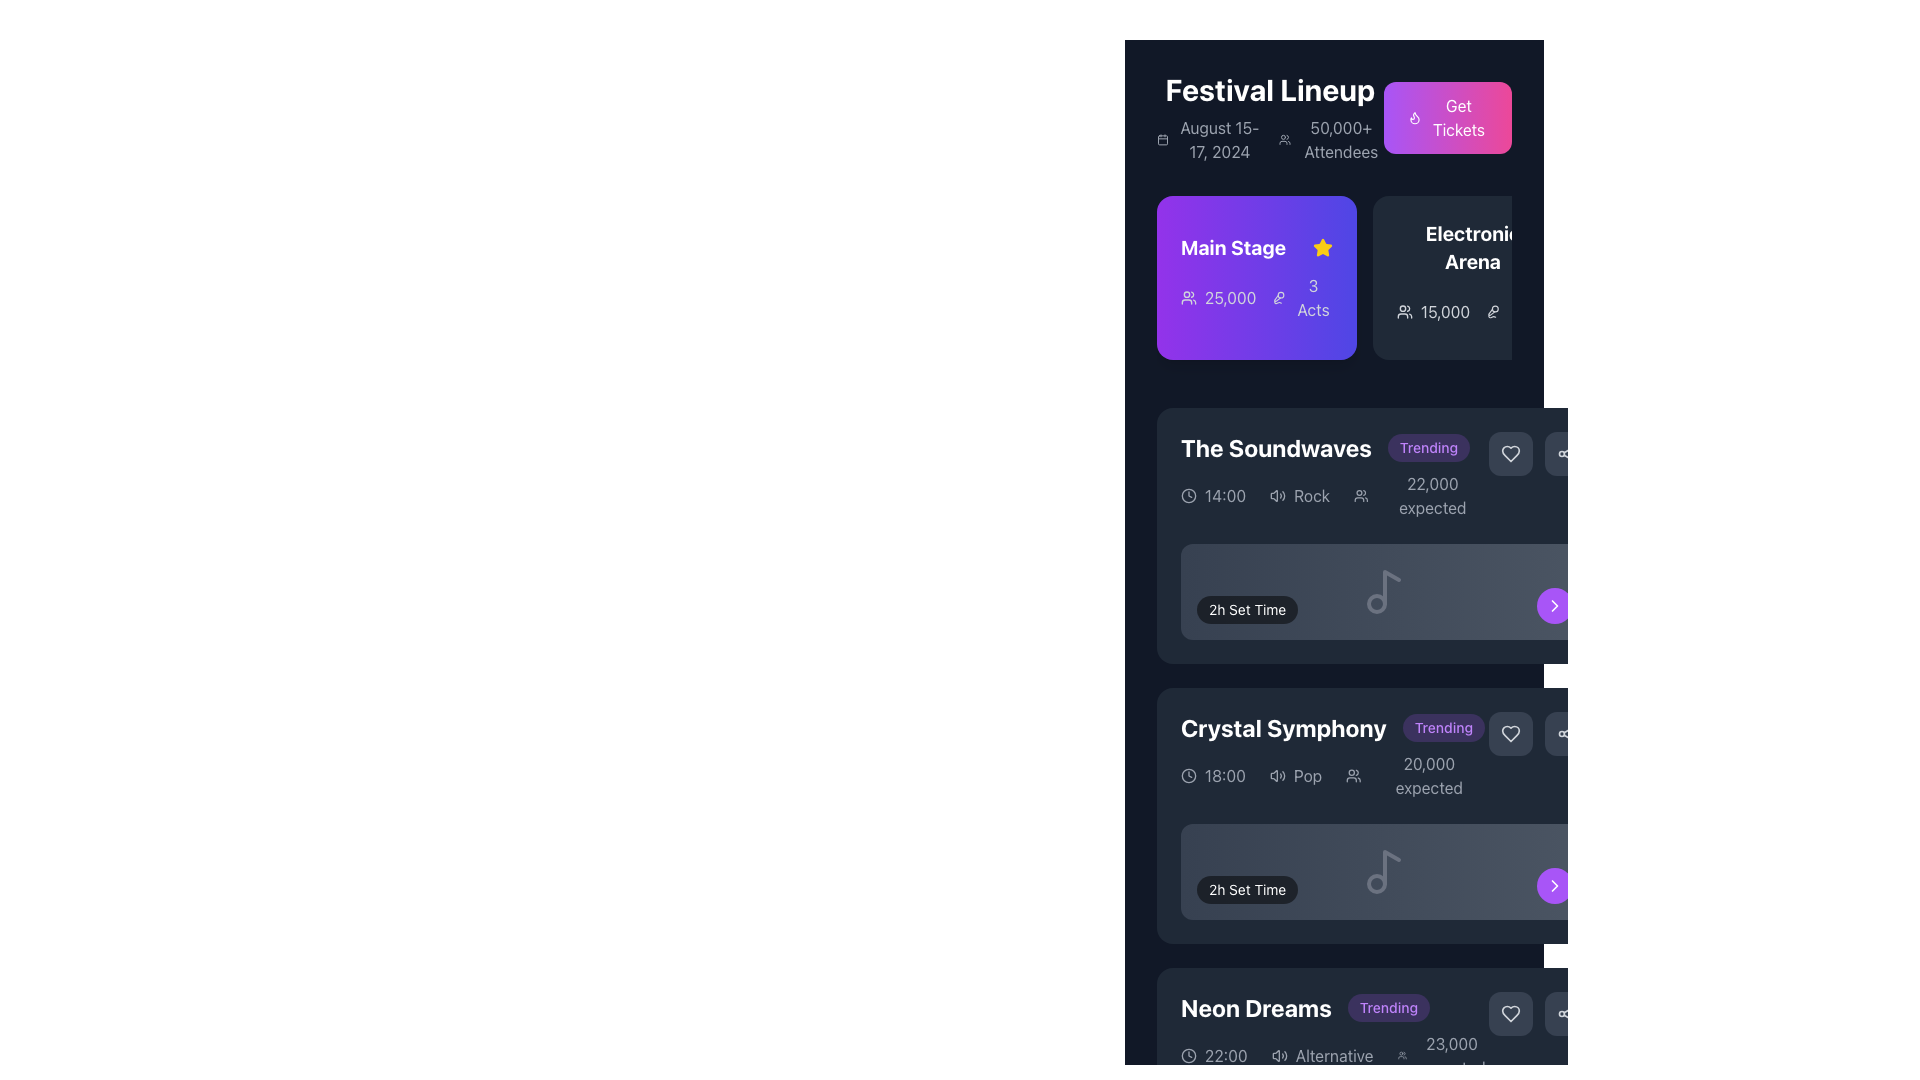 The image size is (1920, 1080). What do you see at coordinates (1413, 118) in the screenshot?
I see `the flame-shaped icon indicating 'fire' or 'trending' status located in the 'Festival Lineup' section, to the right of the 'Main Stage' tile` at bounding box center [1413, 118].